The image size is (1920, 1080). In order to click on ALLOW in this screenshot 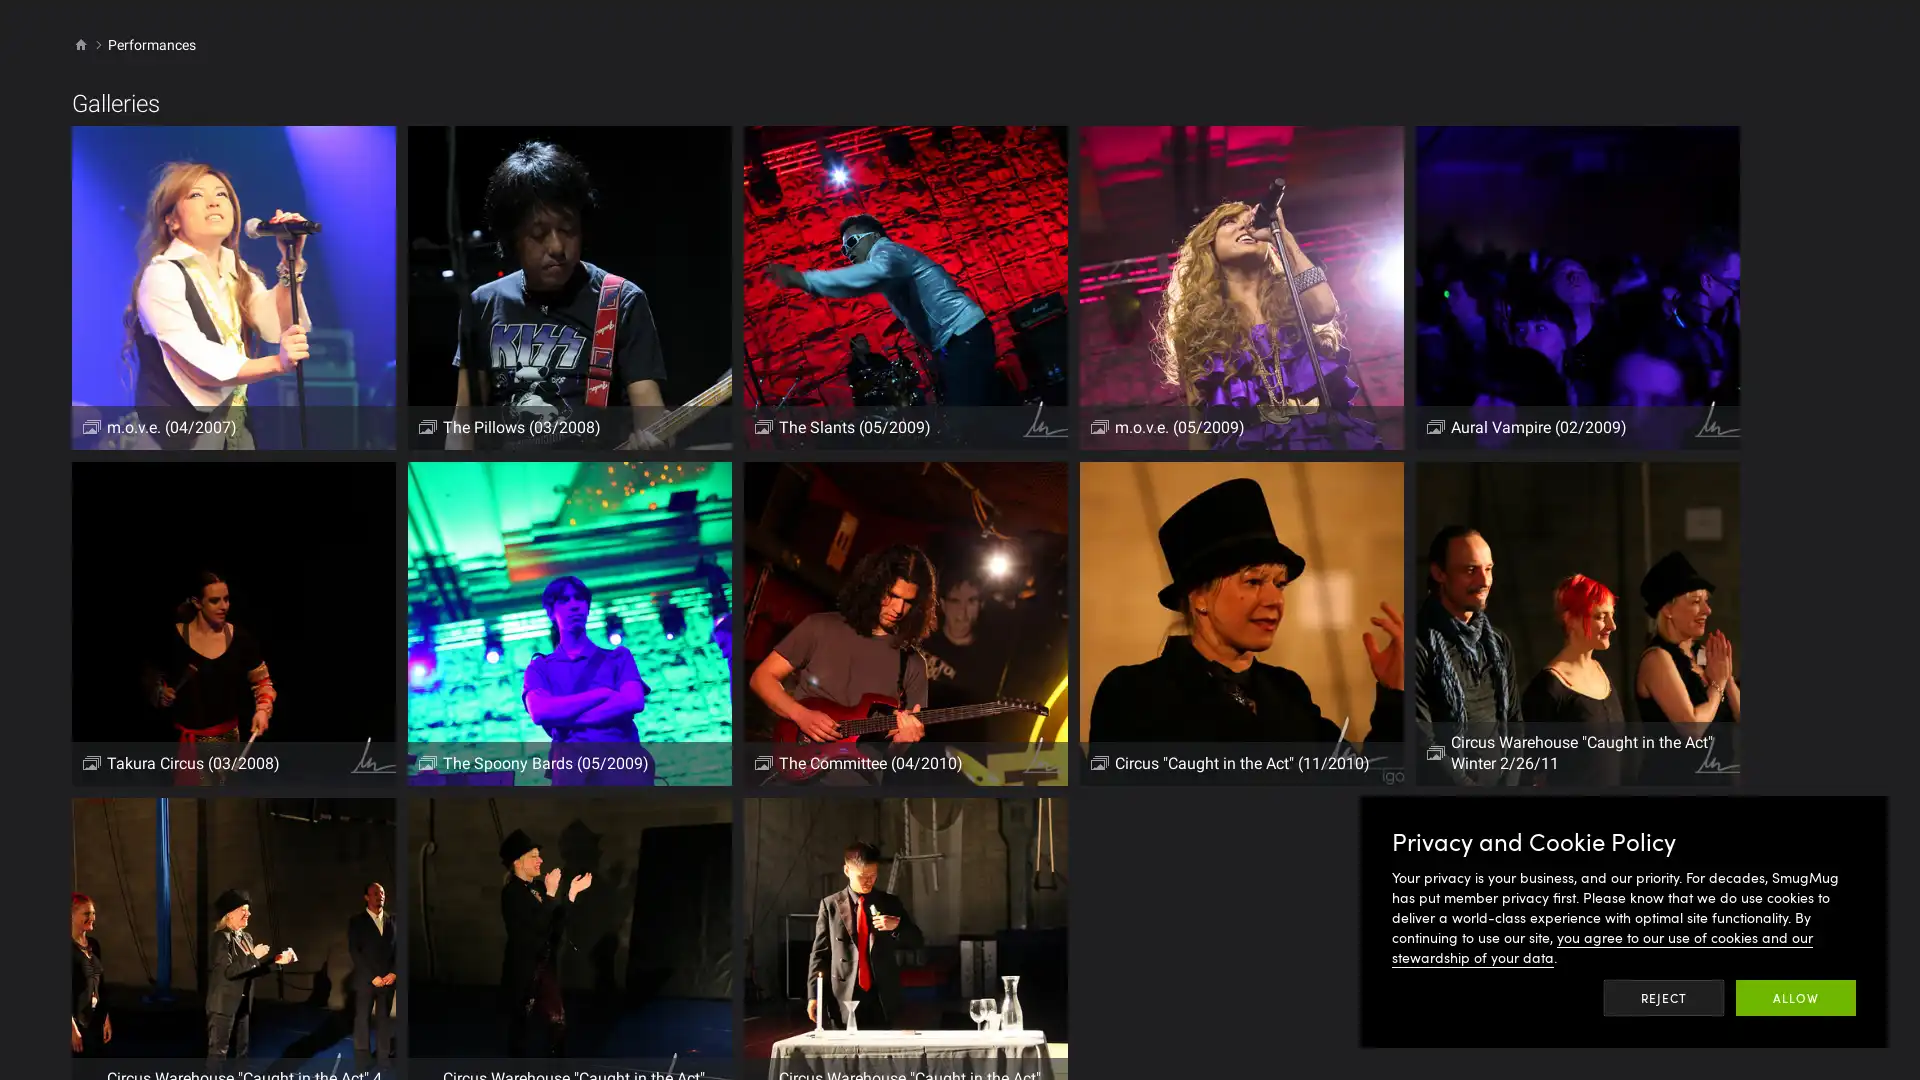, I will do `click(1795, 998)`.